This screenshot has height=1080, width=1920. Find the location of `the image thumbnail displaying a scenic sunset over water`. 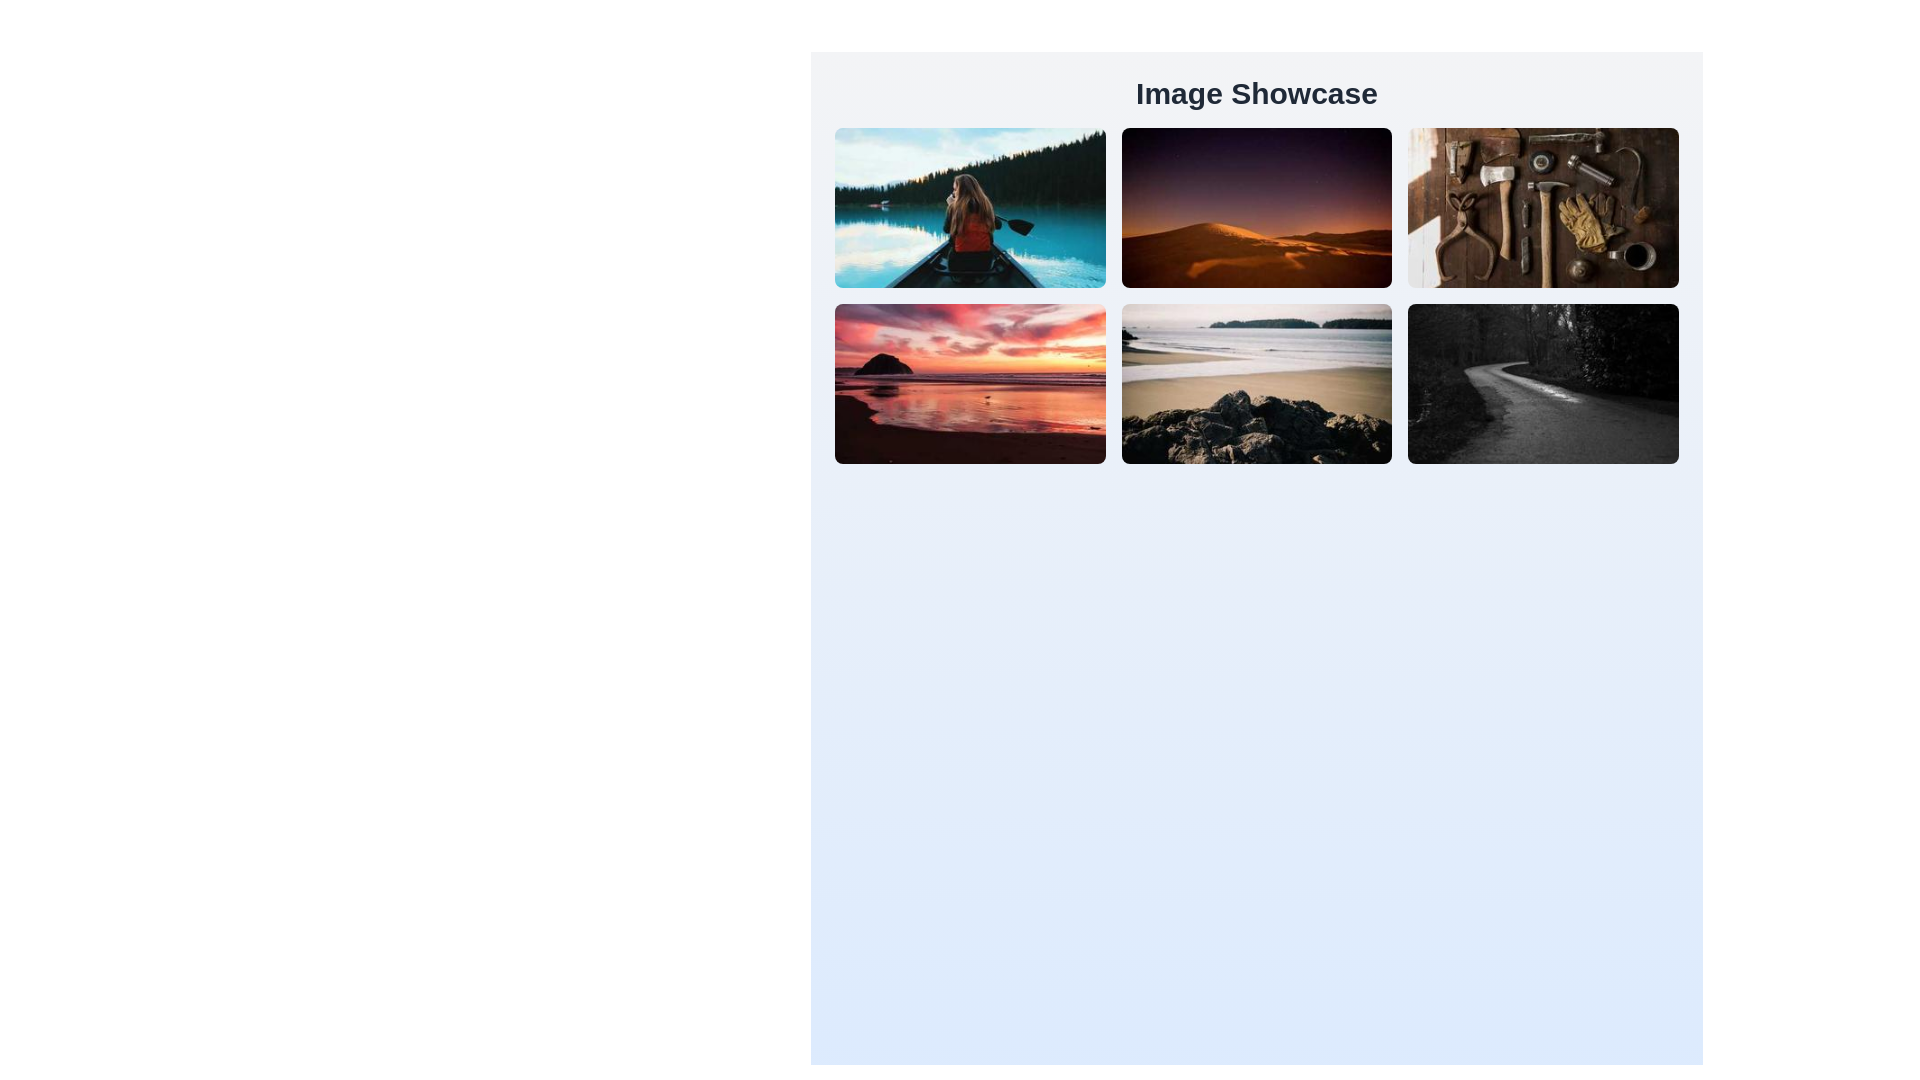

the image thumbnail displaying a scenic sunset over water is located at coordinates (970, 384).